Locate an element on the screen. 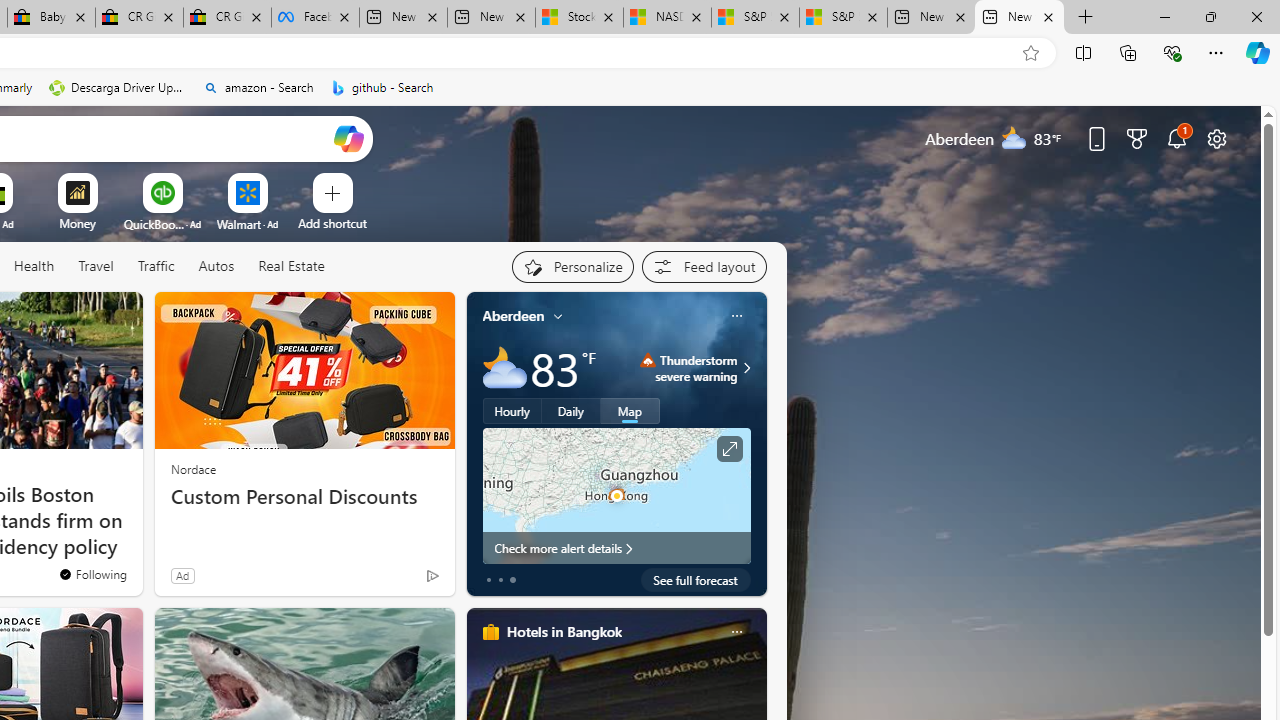  'Ad' is located at coordinates (182, 575).